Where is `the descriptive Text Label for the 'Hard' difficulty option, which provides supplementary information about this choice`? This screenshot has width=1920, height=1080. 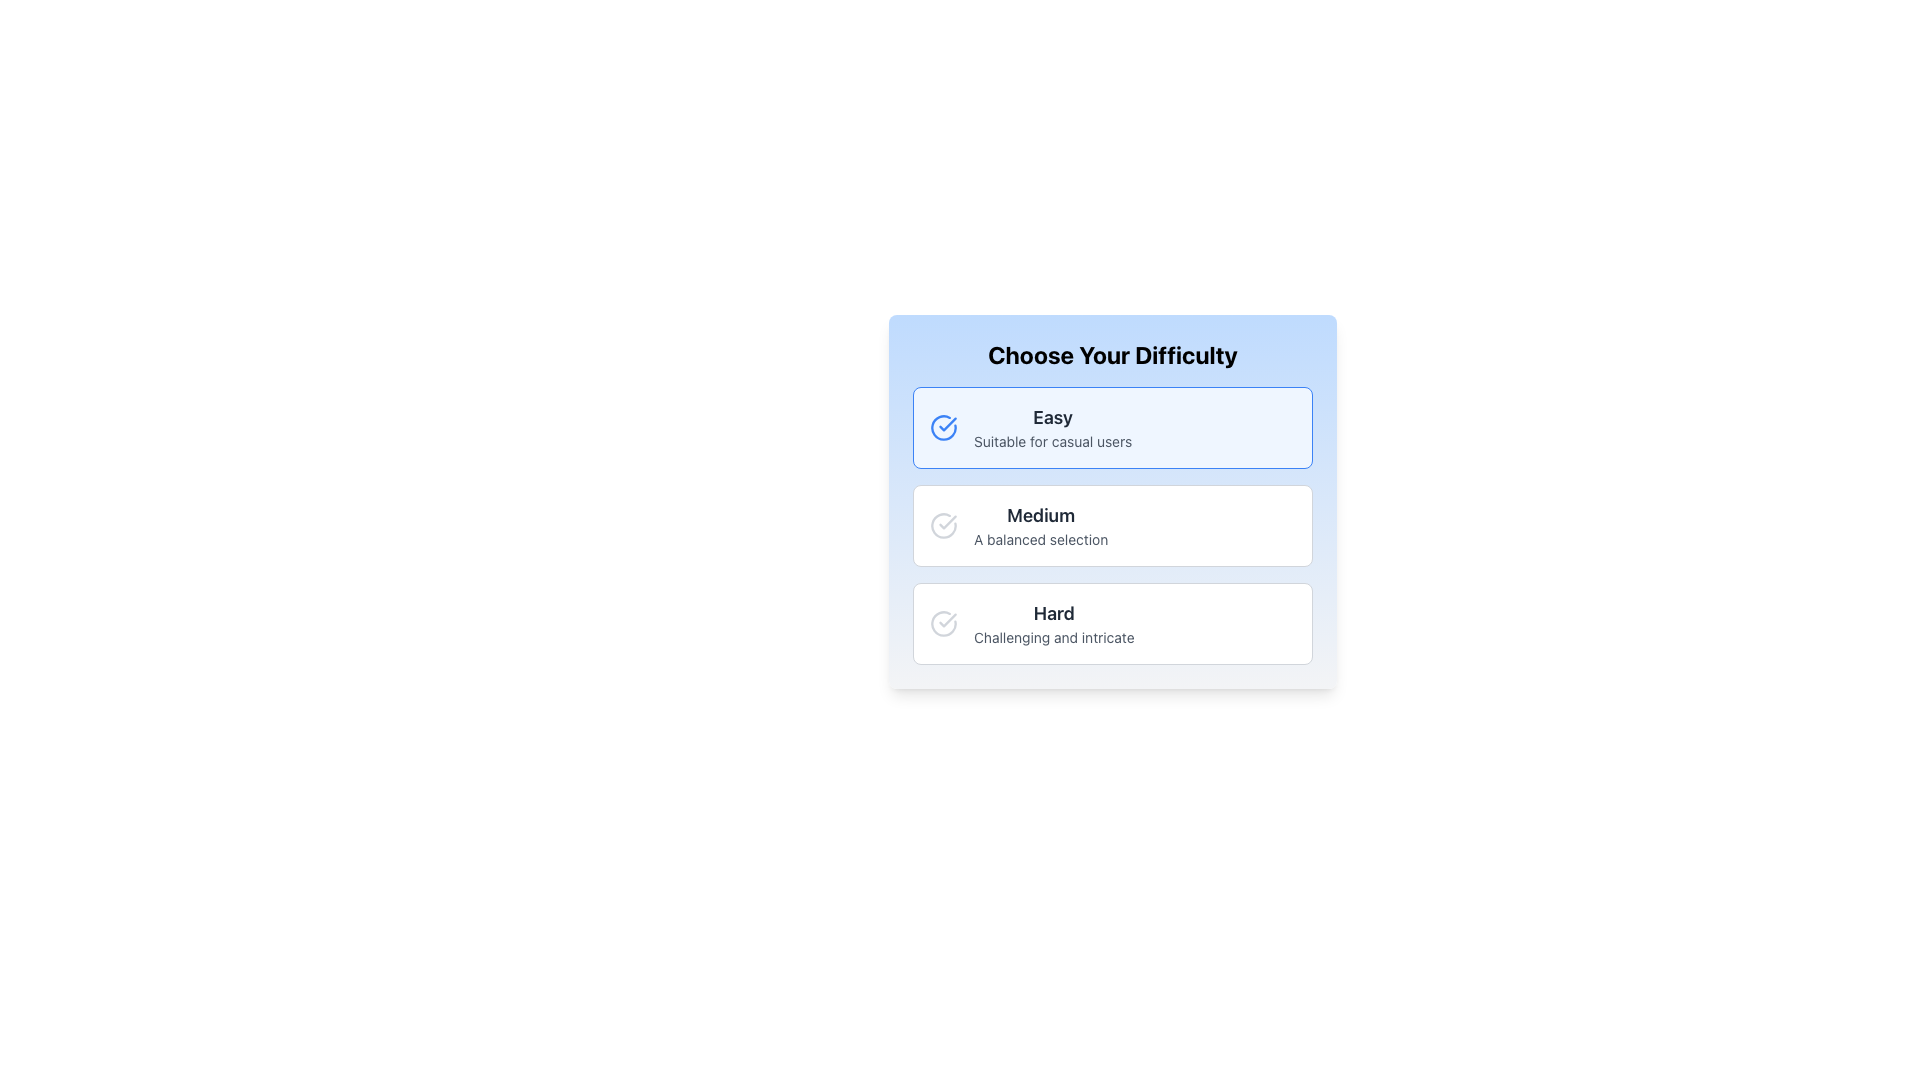
the descriptive Text Label for the 'Hard' difficulty option, which provides supplementary information about this choice is located at coordinates (1053, 637).